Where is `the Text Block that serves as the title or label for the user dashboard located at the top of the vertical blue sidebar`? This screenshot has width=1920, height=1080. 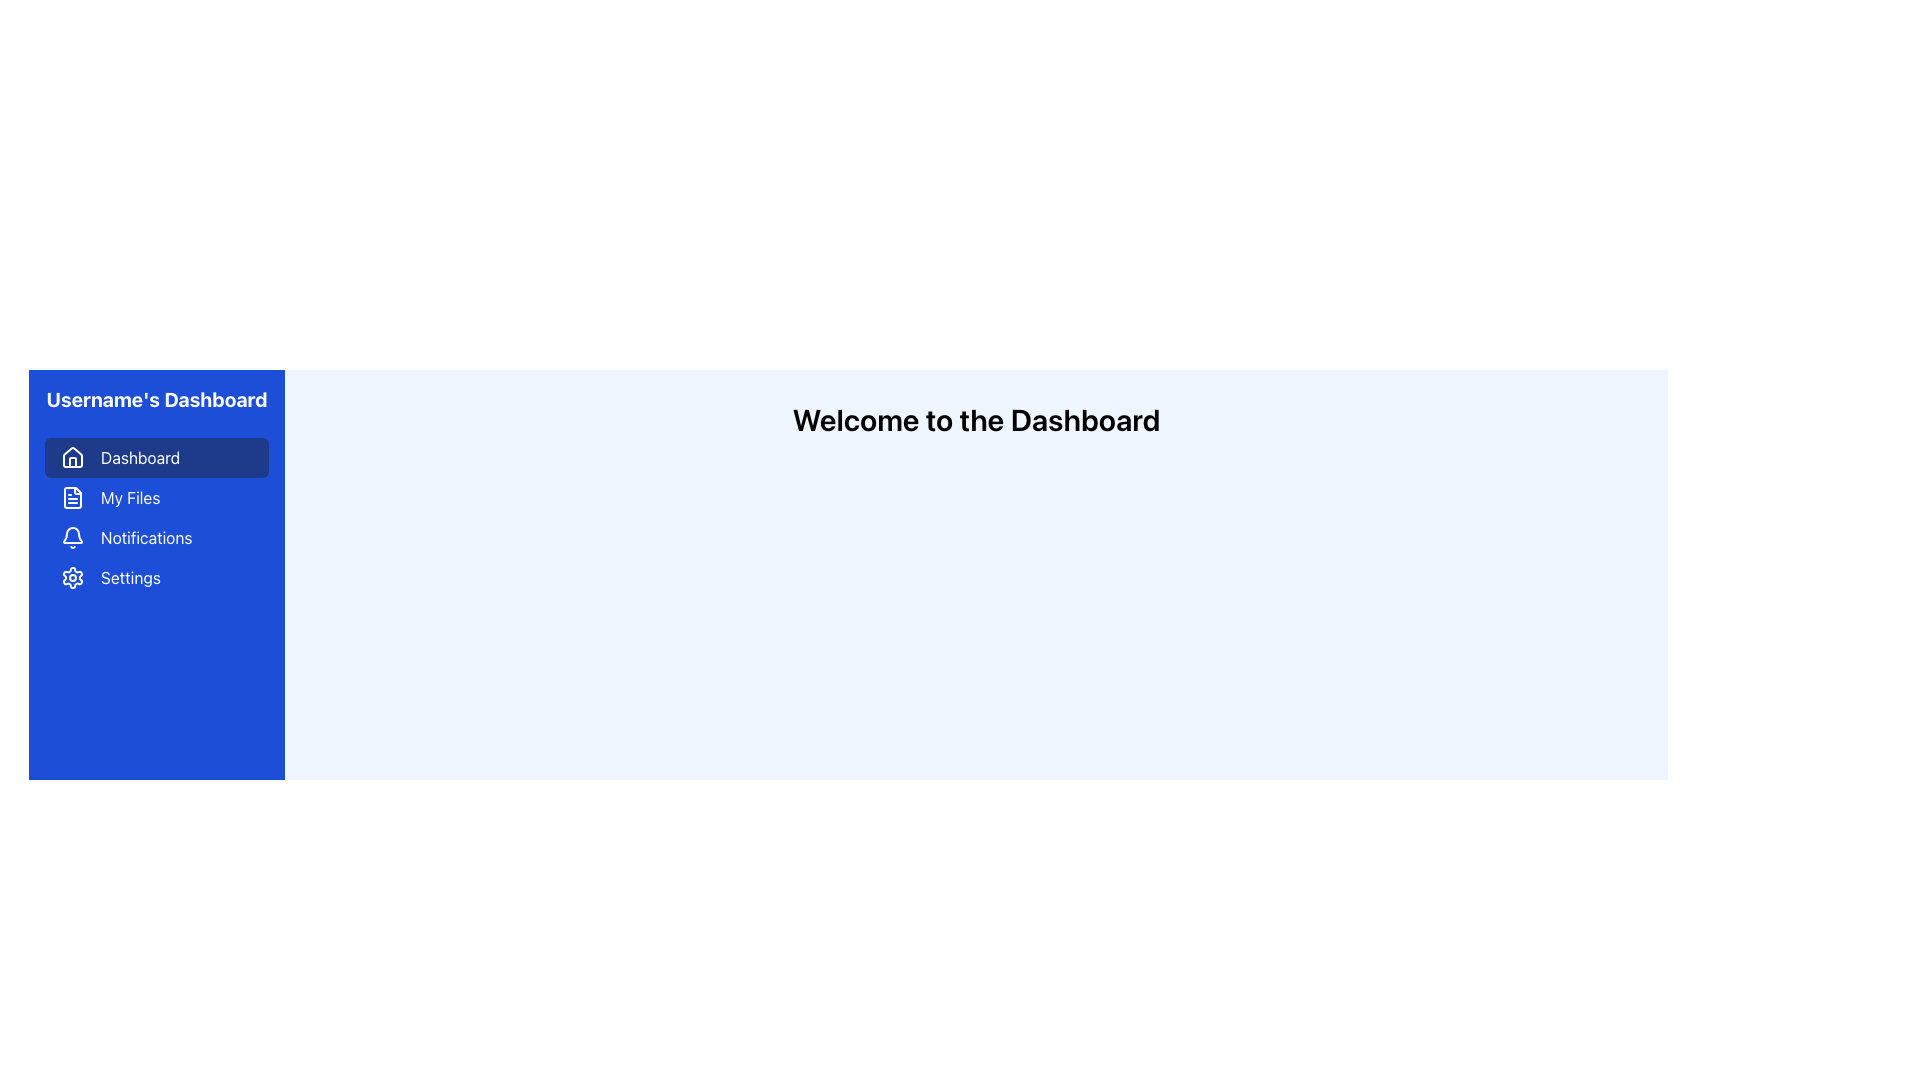
the Text Block that serves as the title or label for the user dashboard located at the top of the vertical blue sidebar is located at coordinates (156, 400).